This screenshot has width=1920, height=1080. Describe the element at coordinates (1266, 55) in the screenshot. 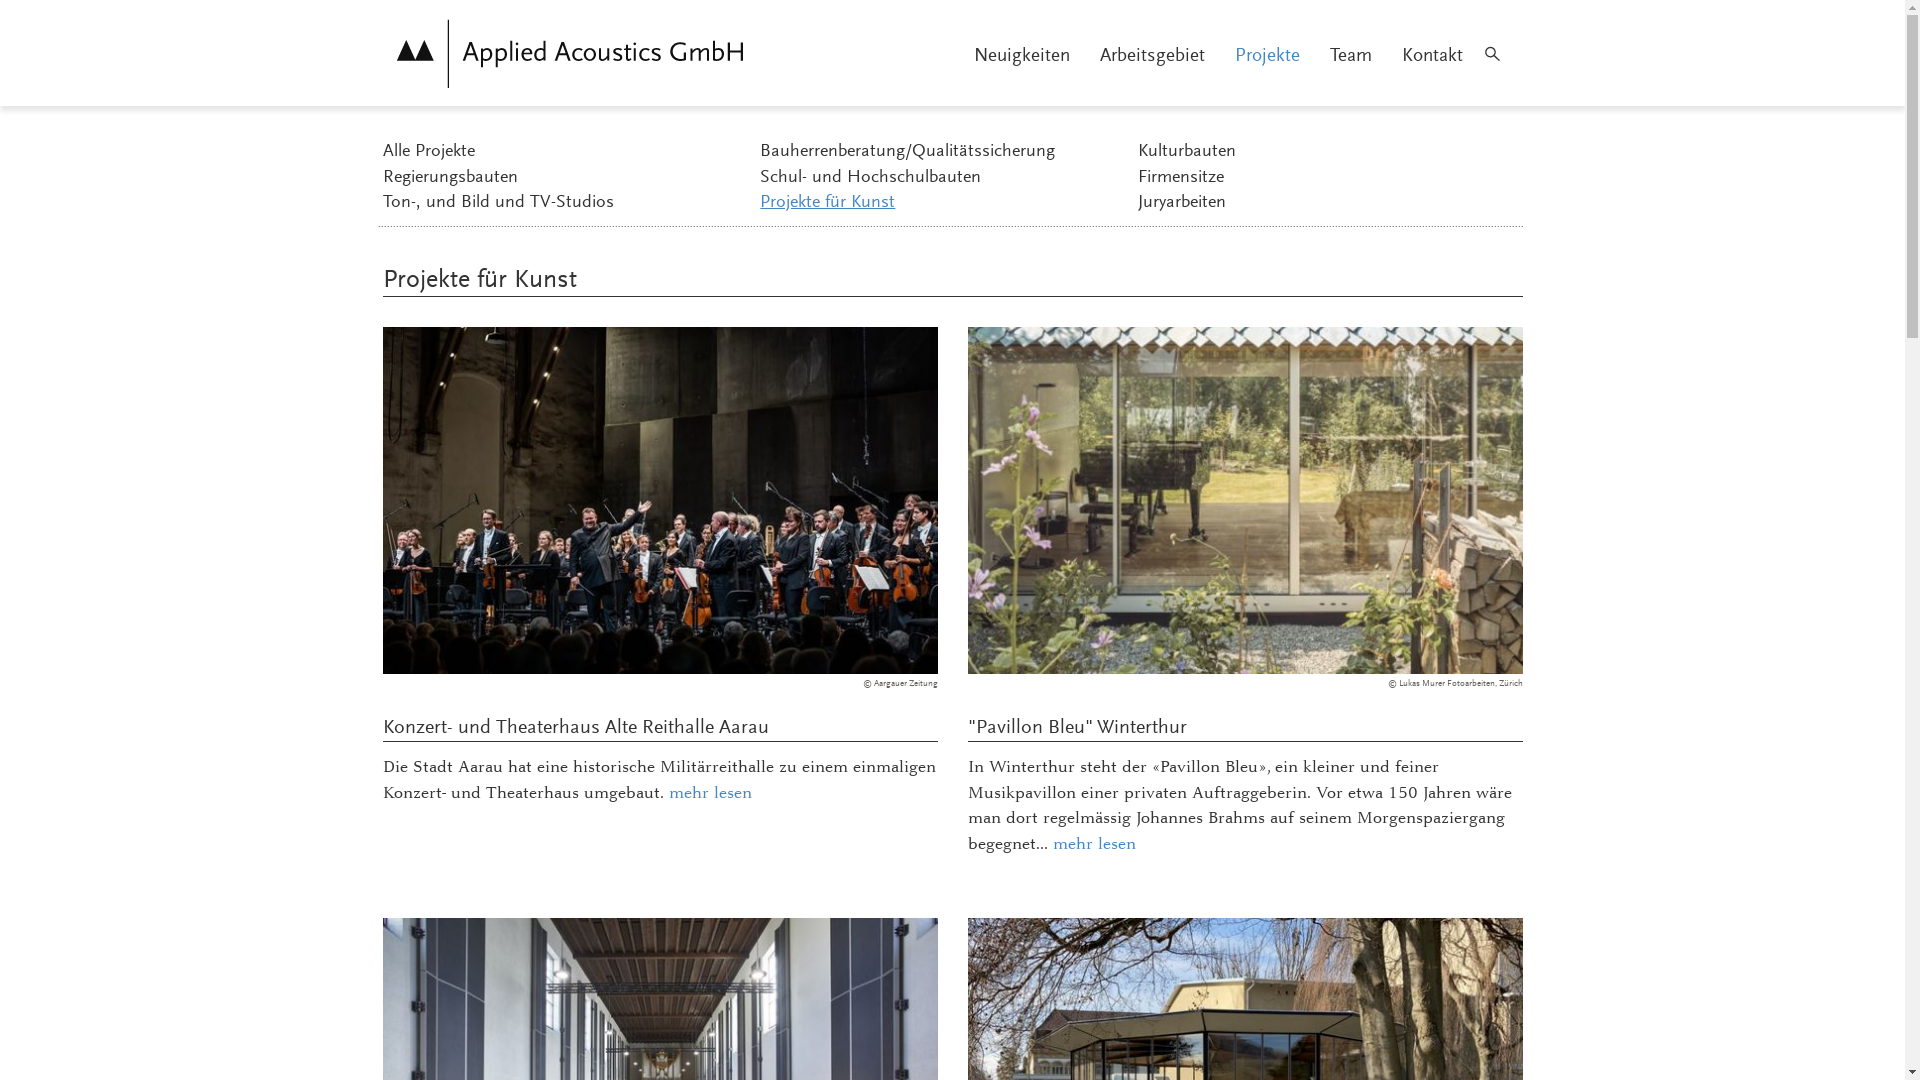

I see `'Projekte'` at that location.